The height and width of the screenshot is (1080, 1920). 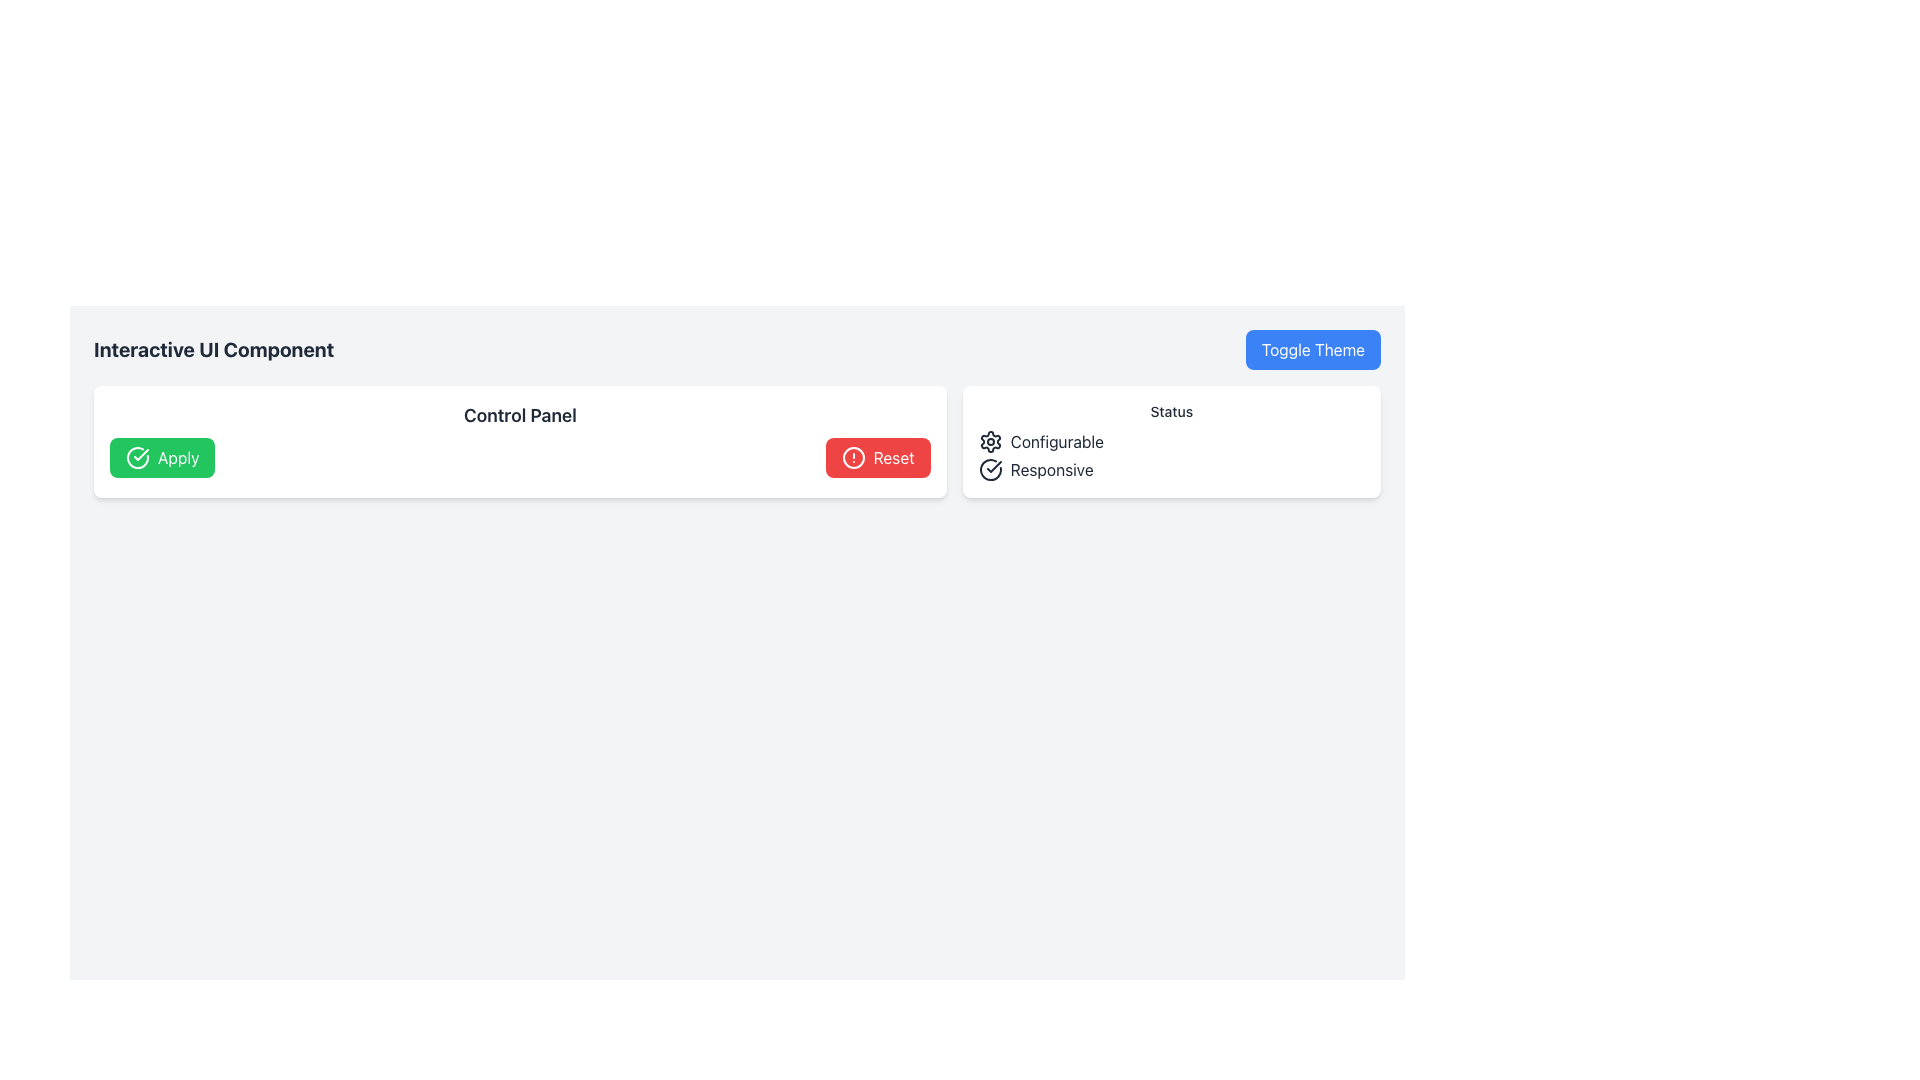 What do you see at coordinates (878, 458) in the screenshot?
I see `the reset button located on the right side of the Control Panel, which is the second button following the green Apply button` at bounding box center [878, 458].